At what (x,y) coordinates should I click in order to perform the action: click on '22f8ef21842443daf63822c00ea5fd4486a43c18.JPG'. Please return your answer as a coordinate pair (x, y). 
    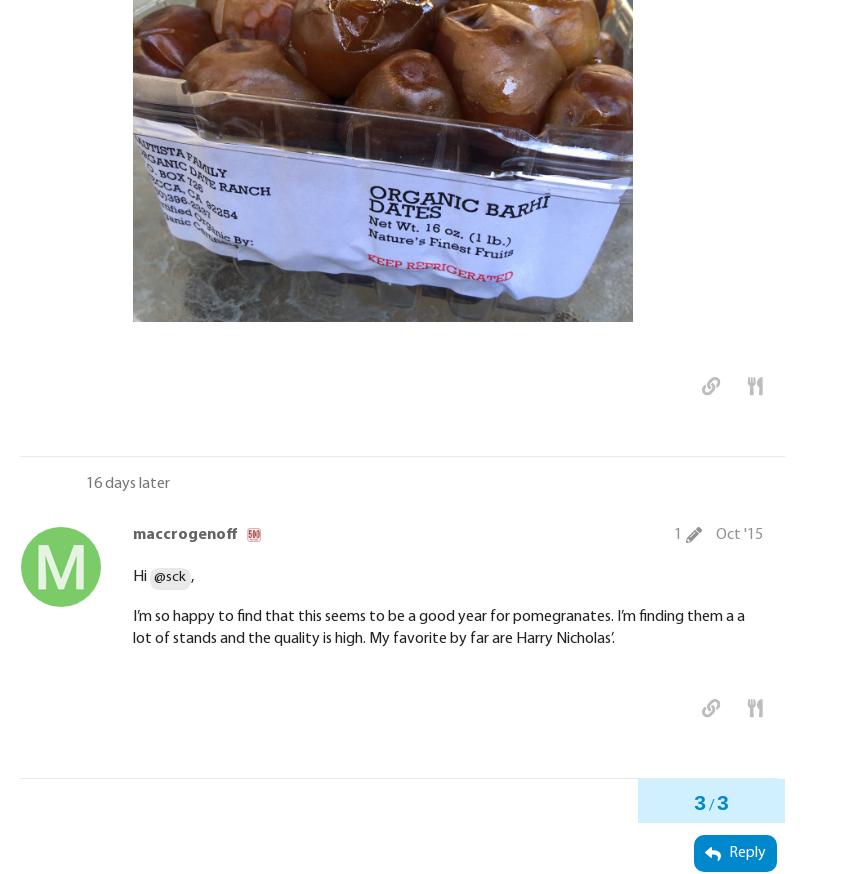
    Looking at the image, I should click on (330, 302).